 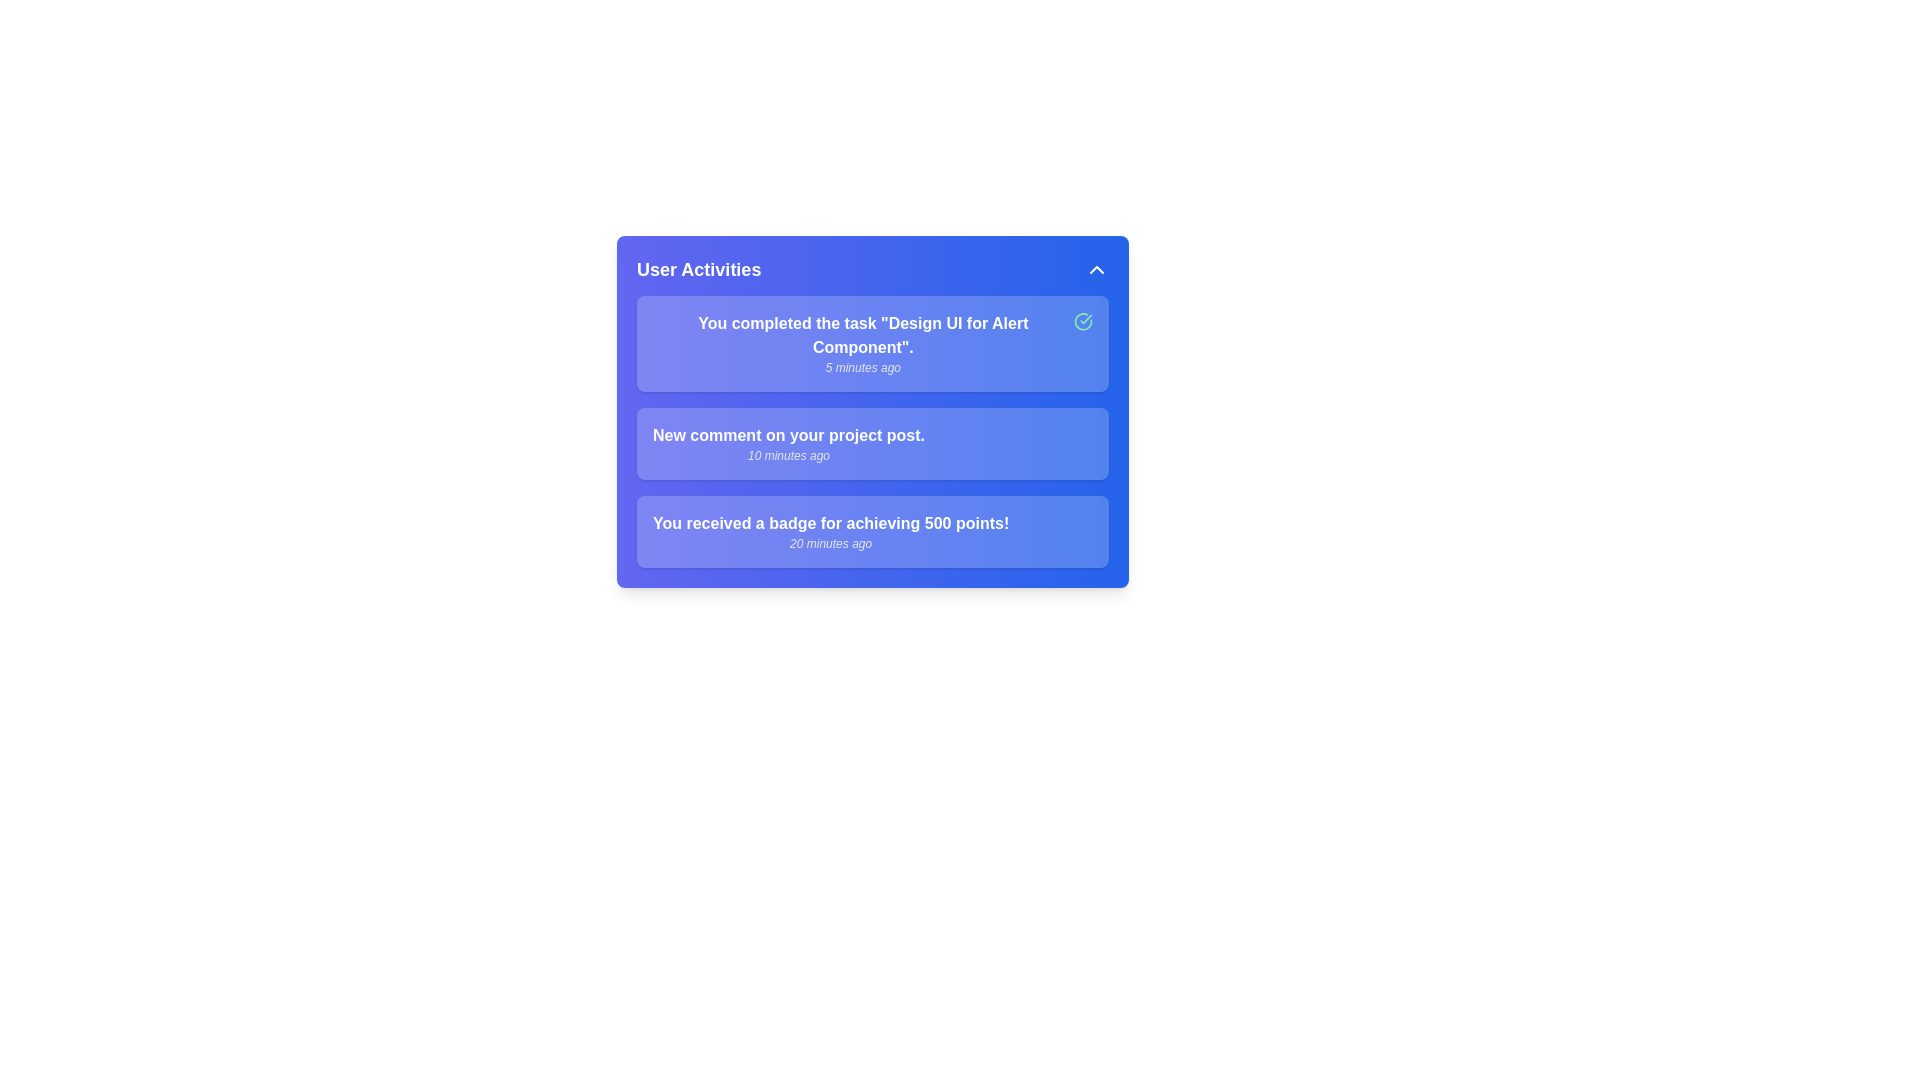 I want to click on the Notification card with a light blue background and a green checkmark icon, which is the first in the list of notifications under 'User Activities', so click(x=873, y=342).